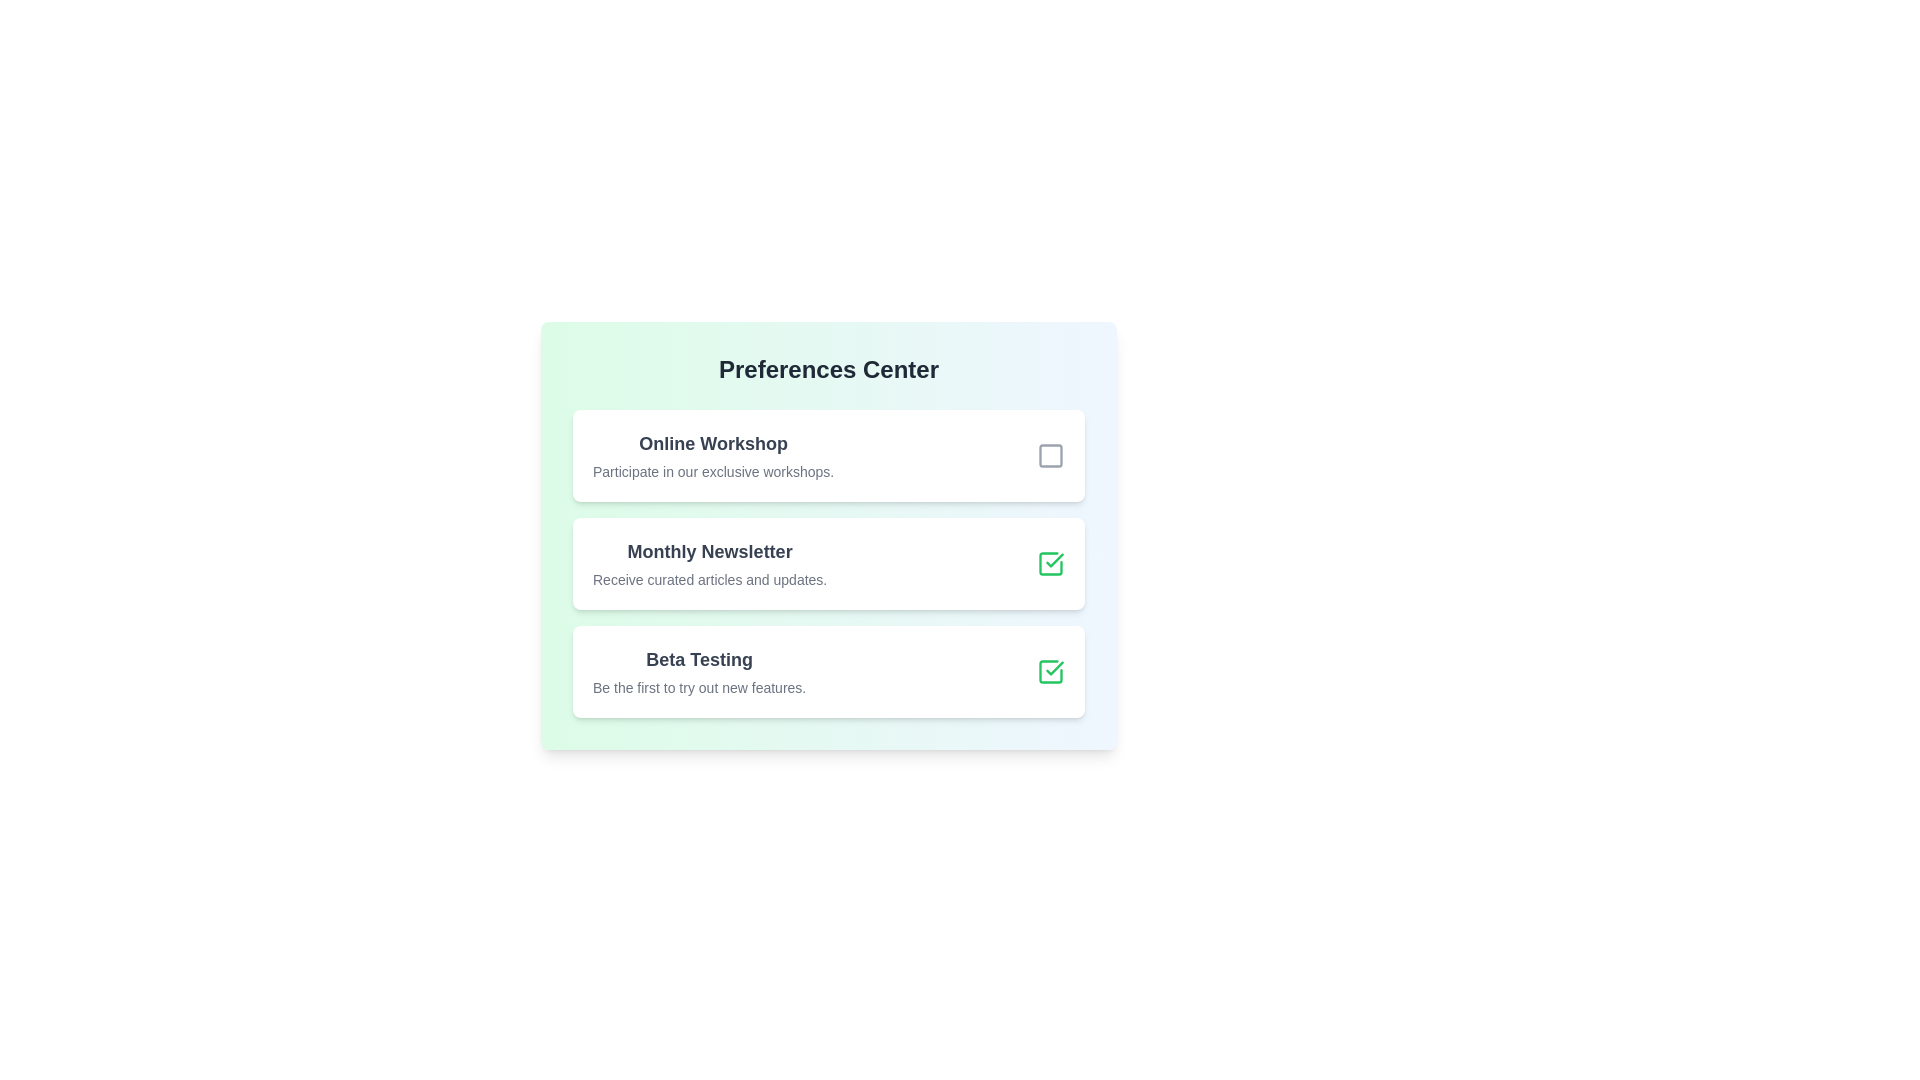 The width and height of the screenshot is (1920, 1080). What do you see at coordinates (1050, 671) in the screenshot?
I see `the checkbox with a green checkmark indicating selection, located in the 'Beta Testing' section of the 'Preferences Center' list` at bounding box center [1050, 671].